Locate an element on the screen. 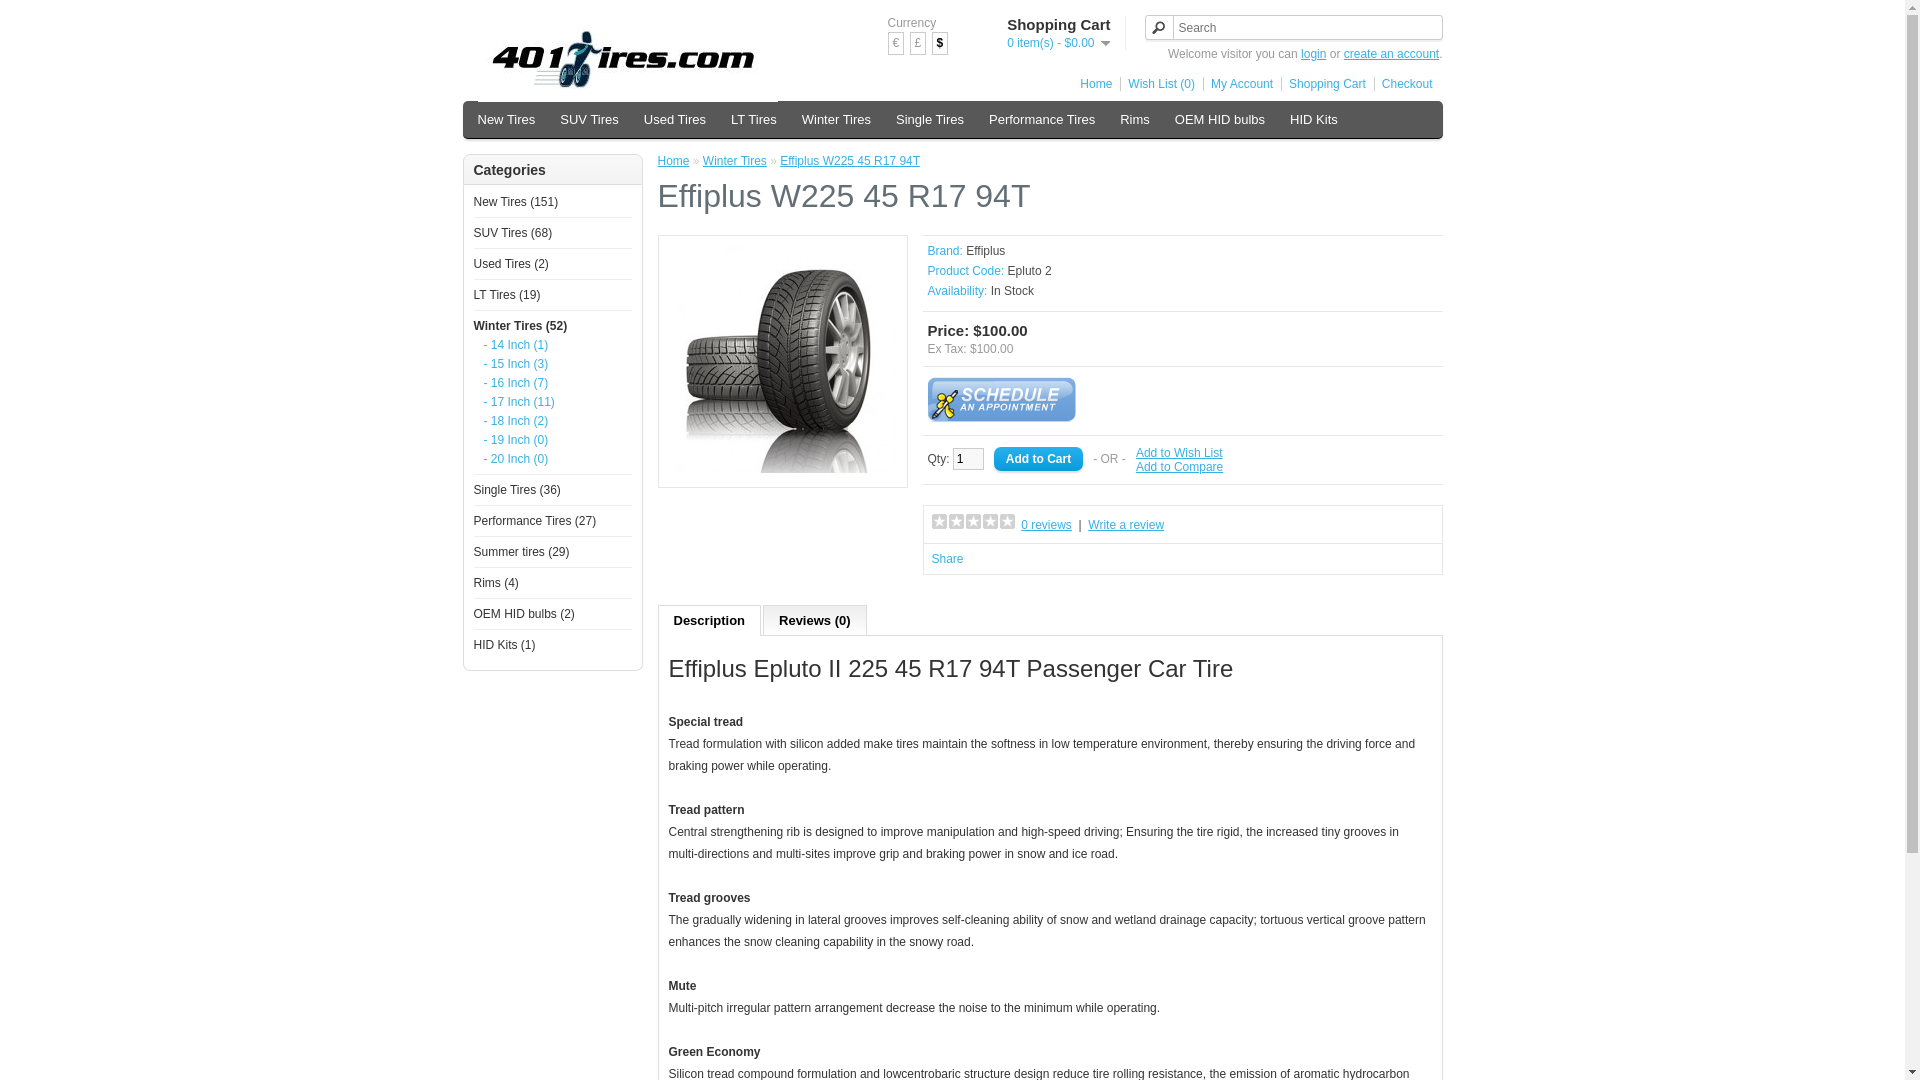  '0 reviews' is located at coordinates (1045, 523).